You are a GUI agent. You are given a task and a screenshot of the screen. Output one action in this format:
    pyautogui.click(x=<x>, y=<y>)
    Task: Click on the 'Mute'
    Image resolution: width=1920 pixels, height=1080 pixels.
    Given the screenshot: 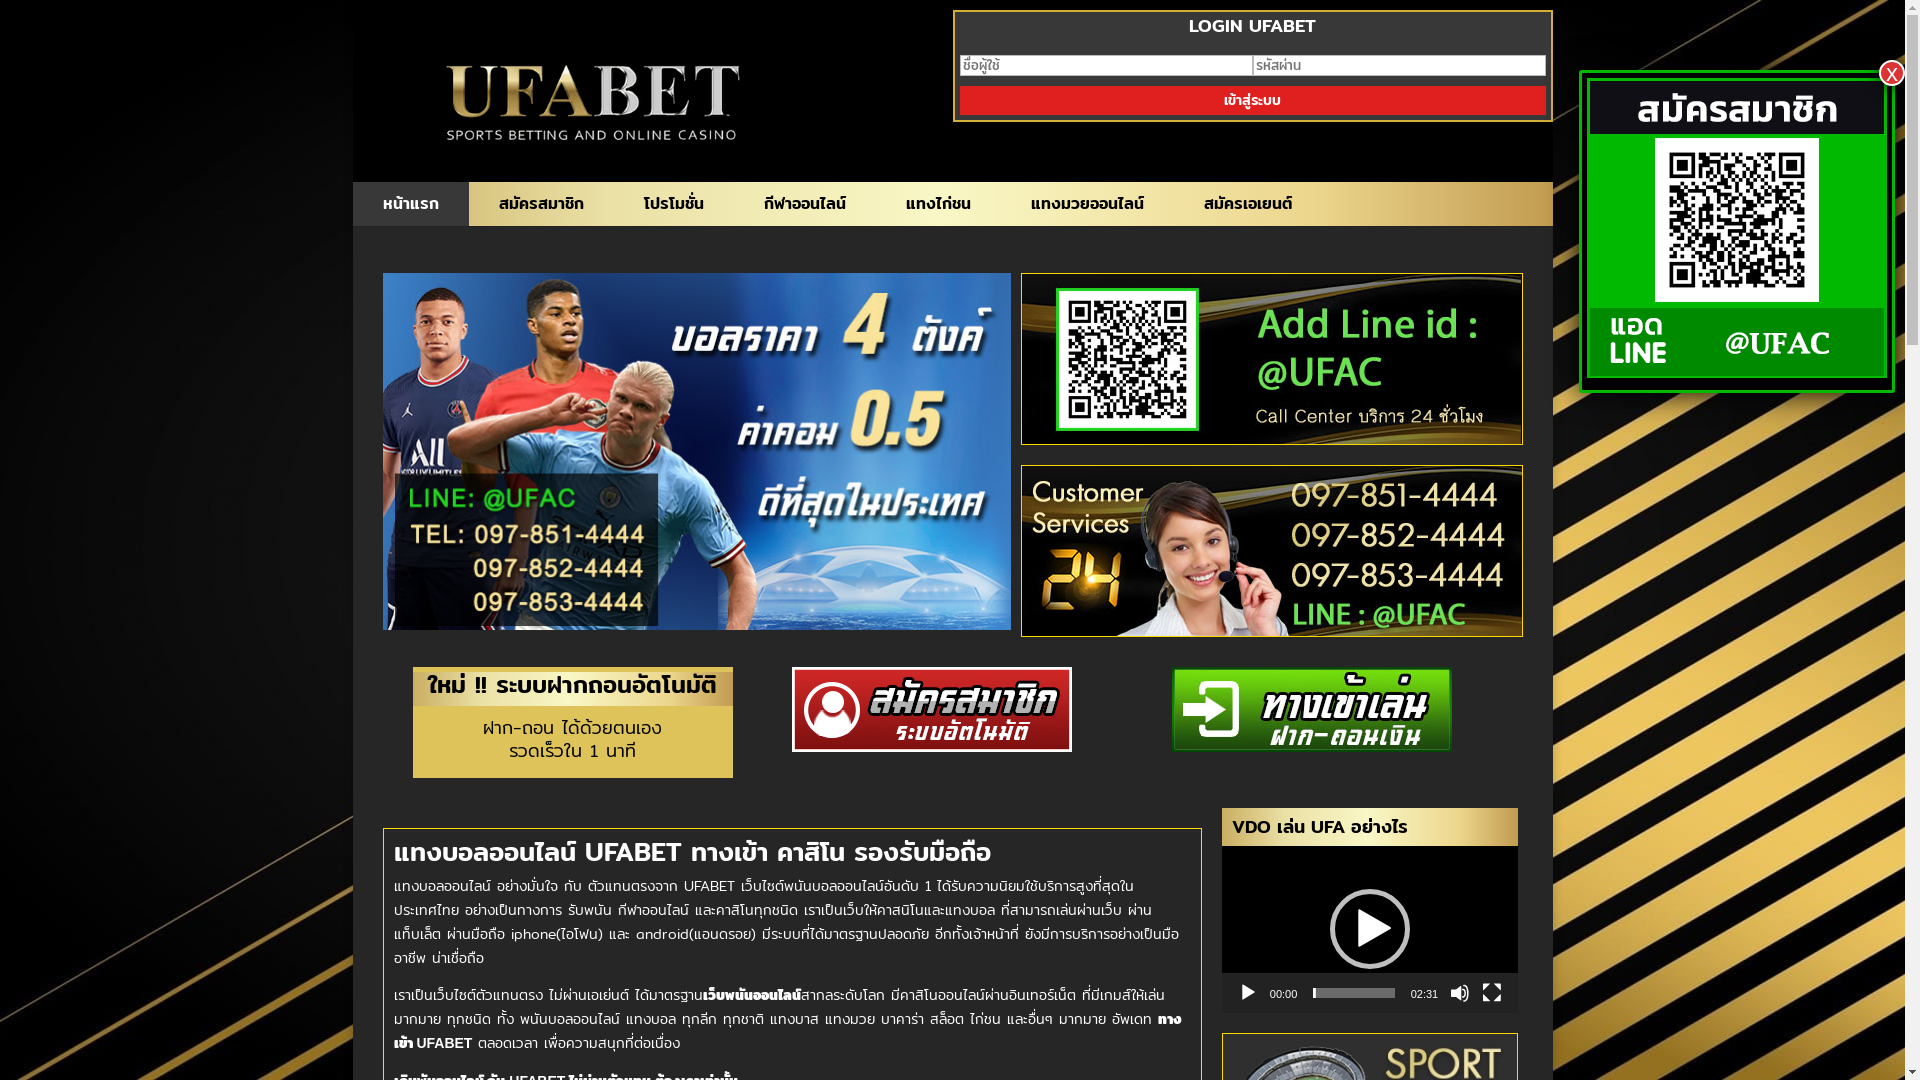 What is the action you would take?
    pyautogui.click(x=1459, y=992)
    